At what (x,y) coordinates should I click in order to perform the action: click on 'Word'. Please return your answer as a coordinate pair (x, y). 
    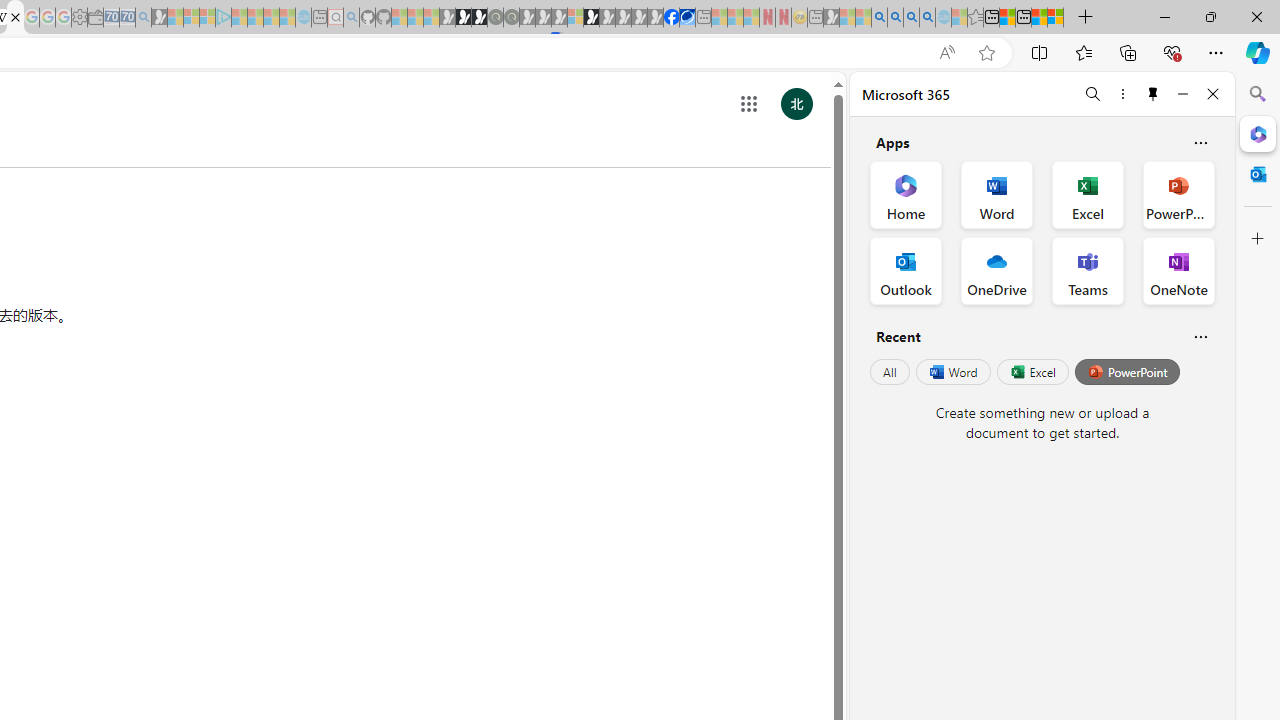
    Looking at the image, I should click on (951, 372).